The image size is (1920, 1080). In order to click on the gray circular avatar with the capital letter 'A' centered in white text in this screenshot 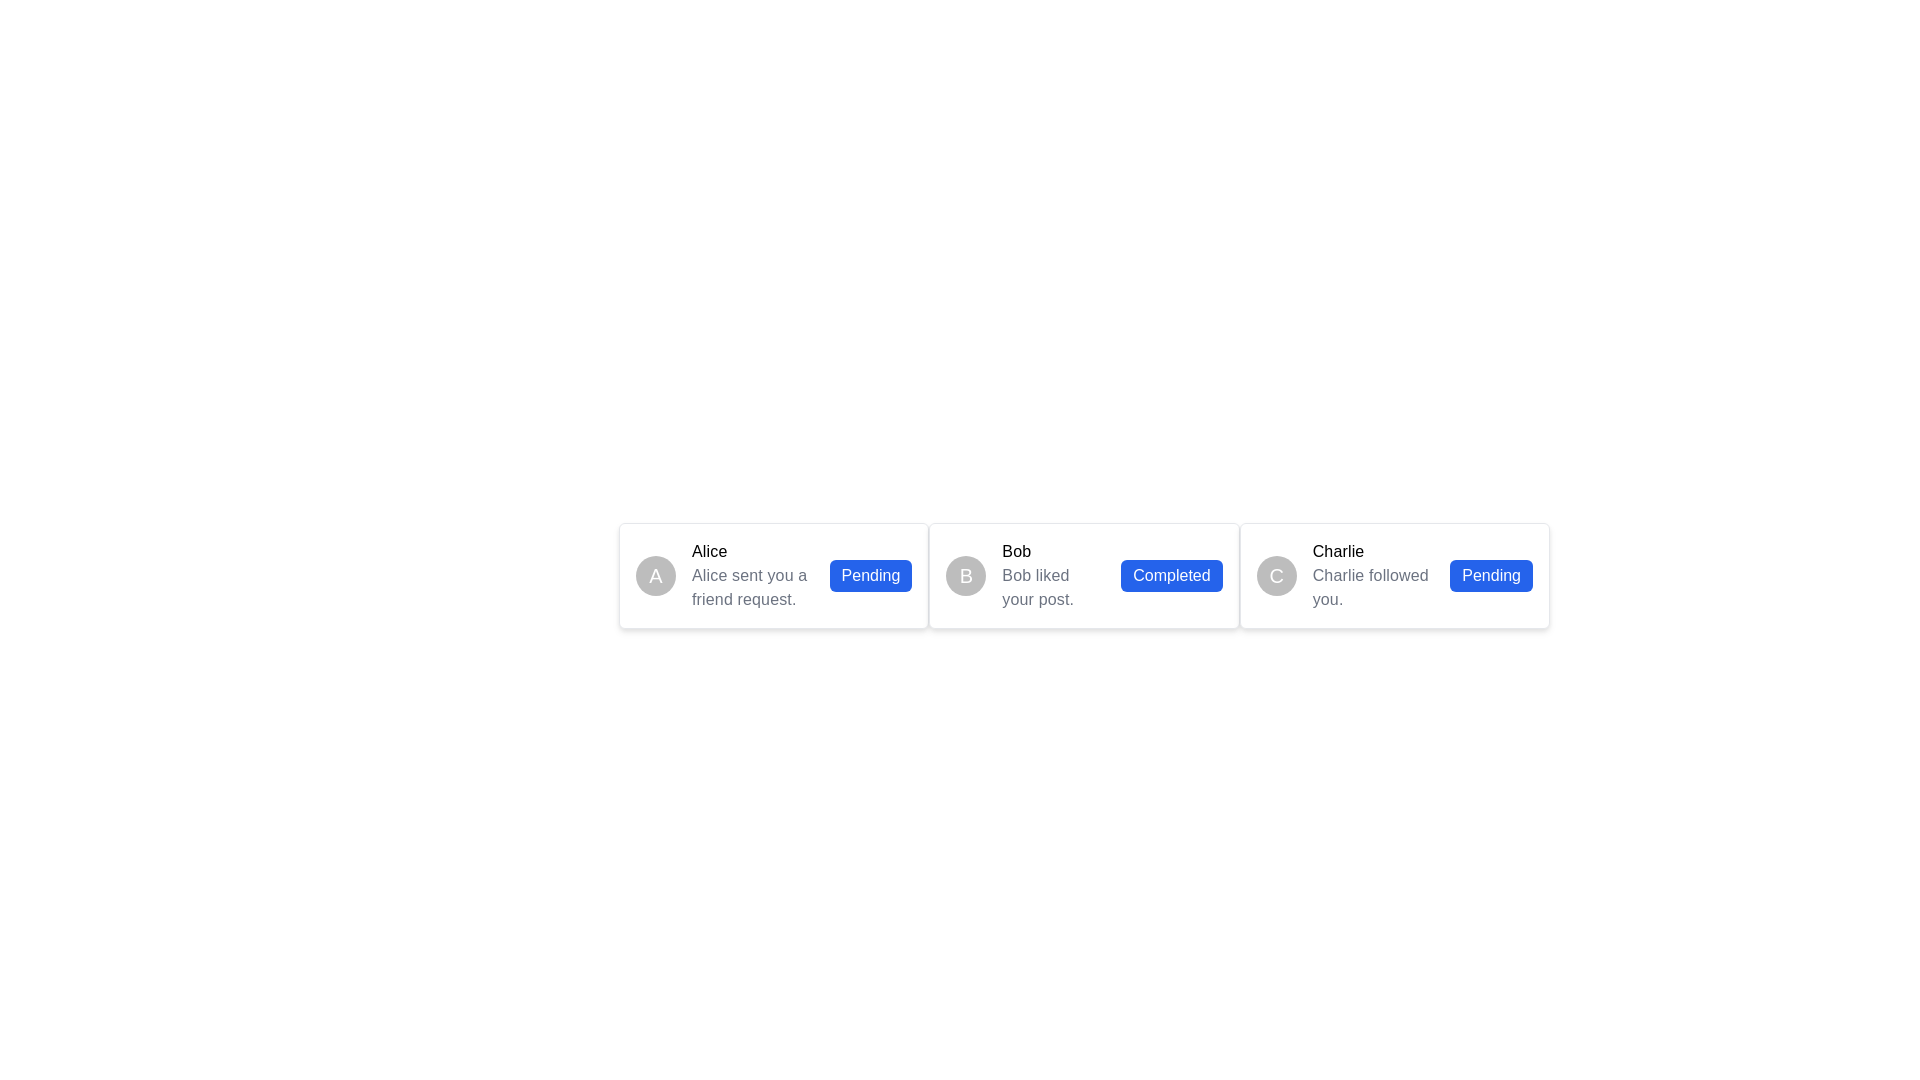, I will do `click(656, 575)`.